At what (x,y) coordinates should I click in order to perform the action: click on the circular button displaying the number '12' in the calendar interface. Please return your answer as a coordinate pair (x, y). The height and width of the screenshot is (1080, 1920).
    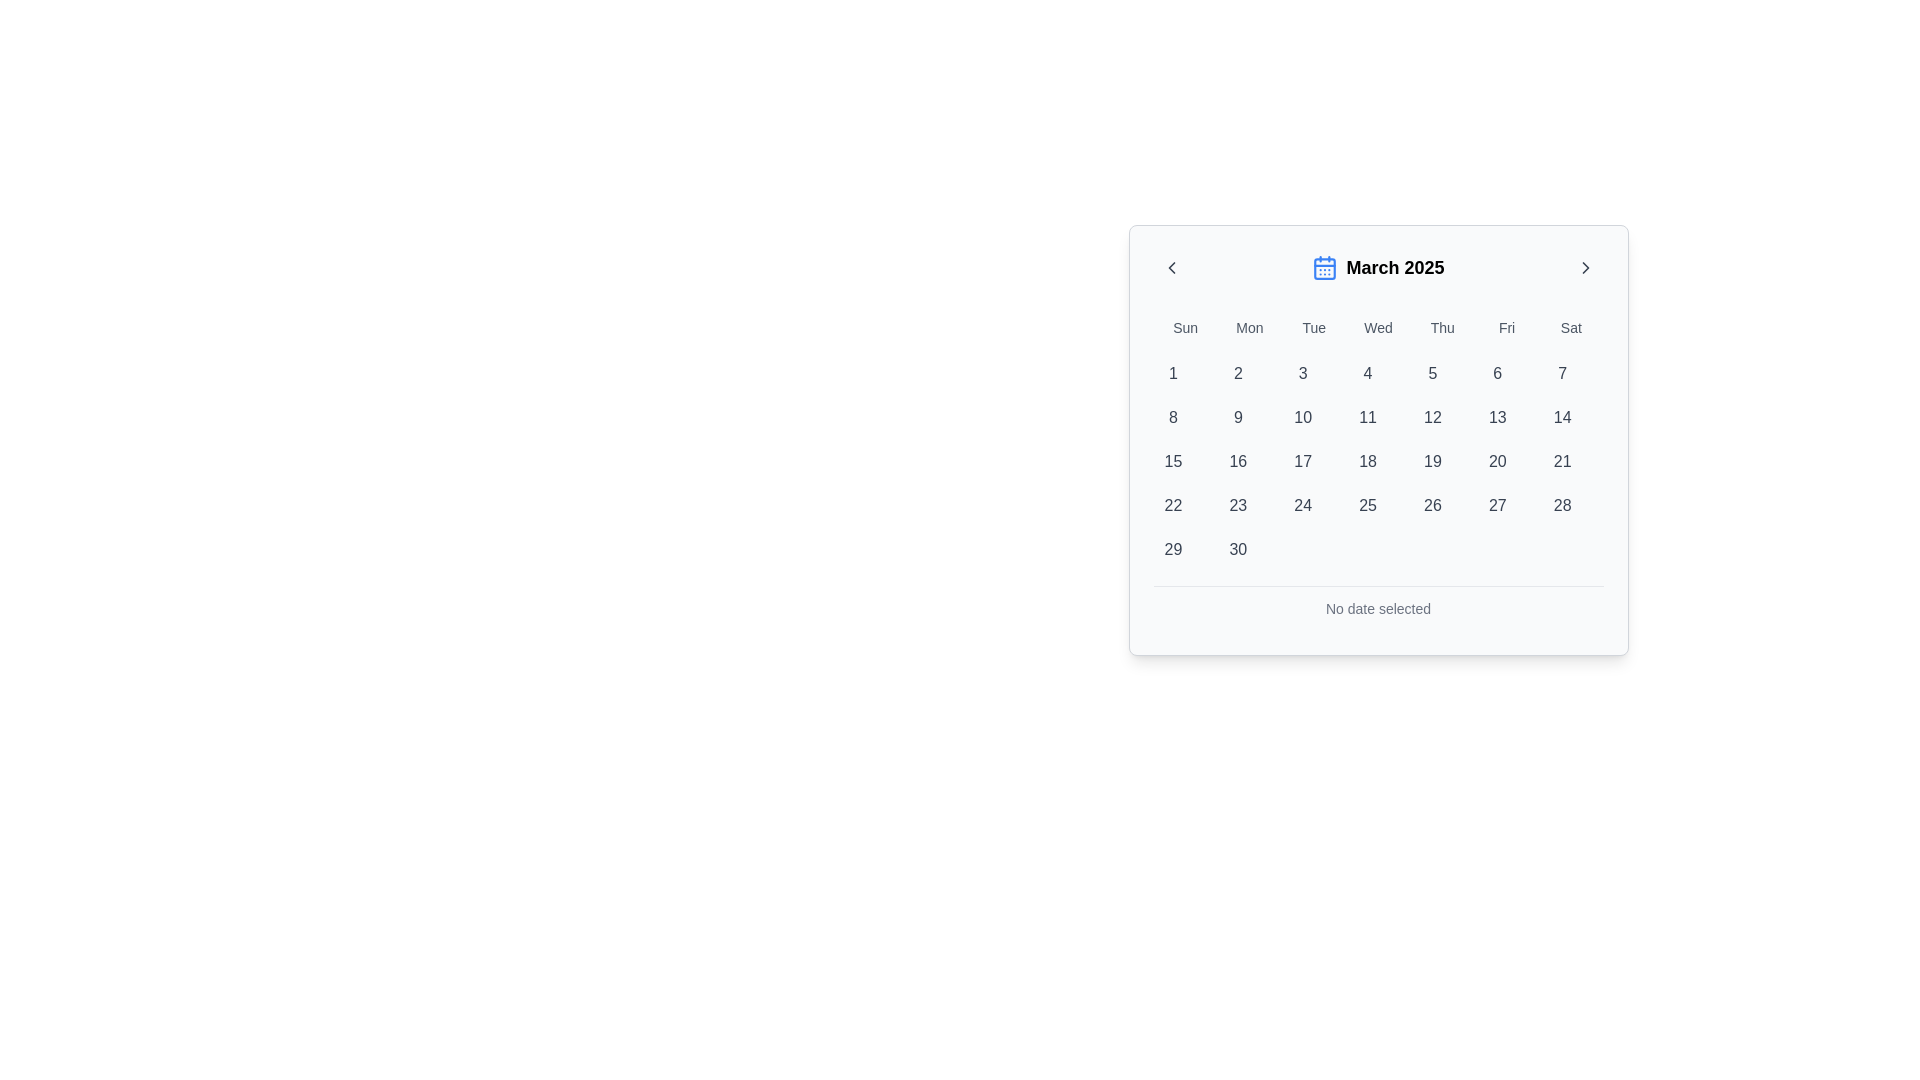
    Looking at the image, I should click on (1431, 416).